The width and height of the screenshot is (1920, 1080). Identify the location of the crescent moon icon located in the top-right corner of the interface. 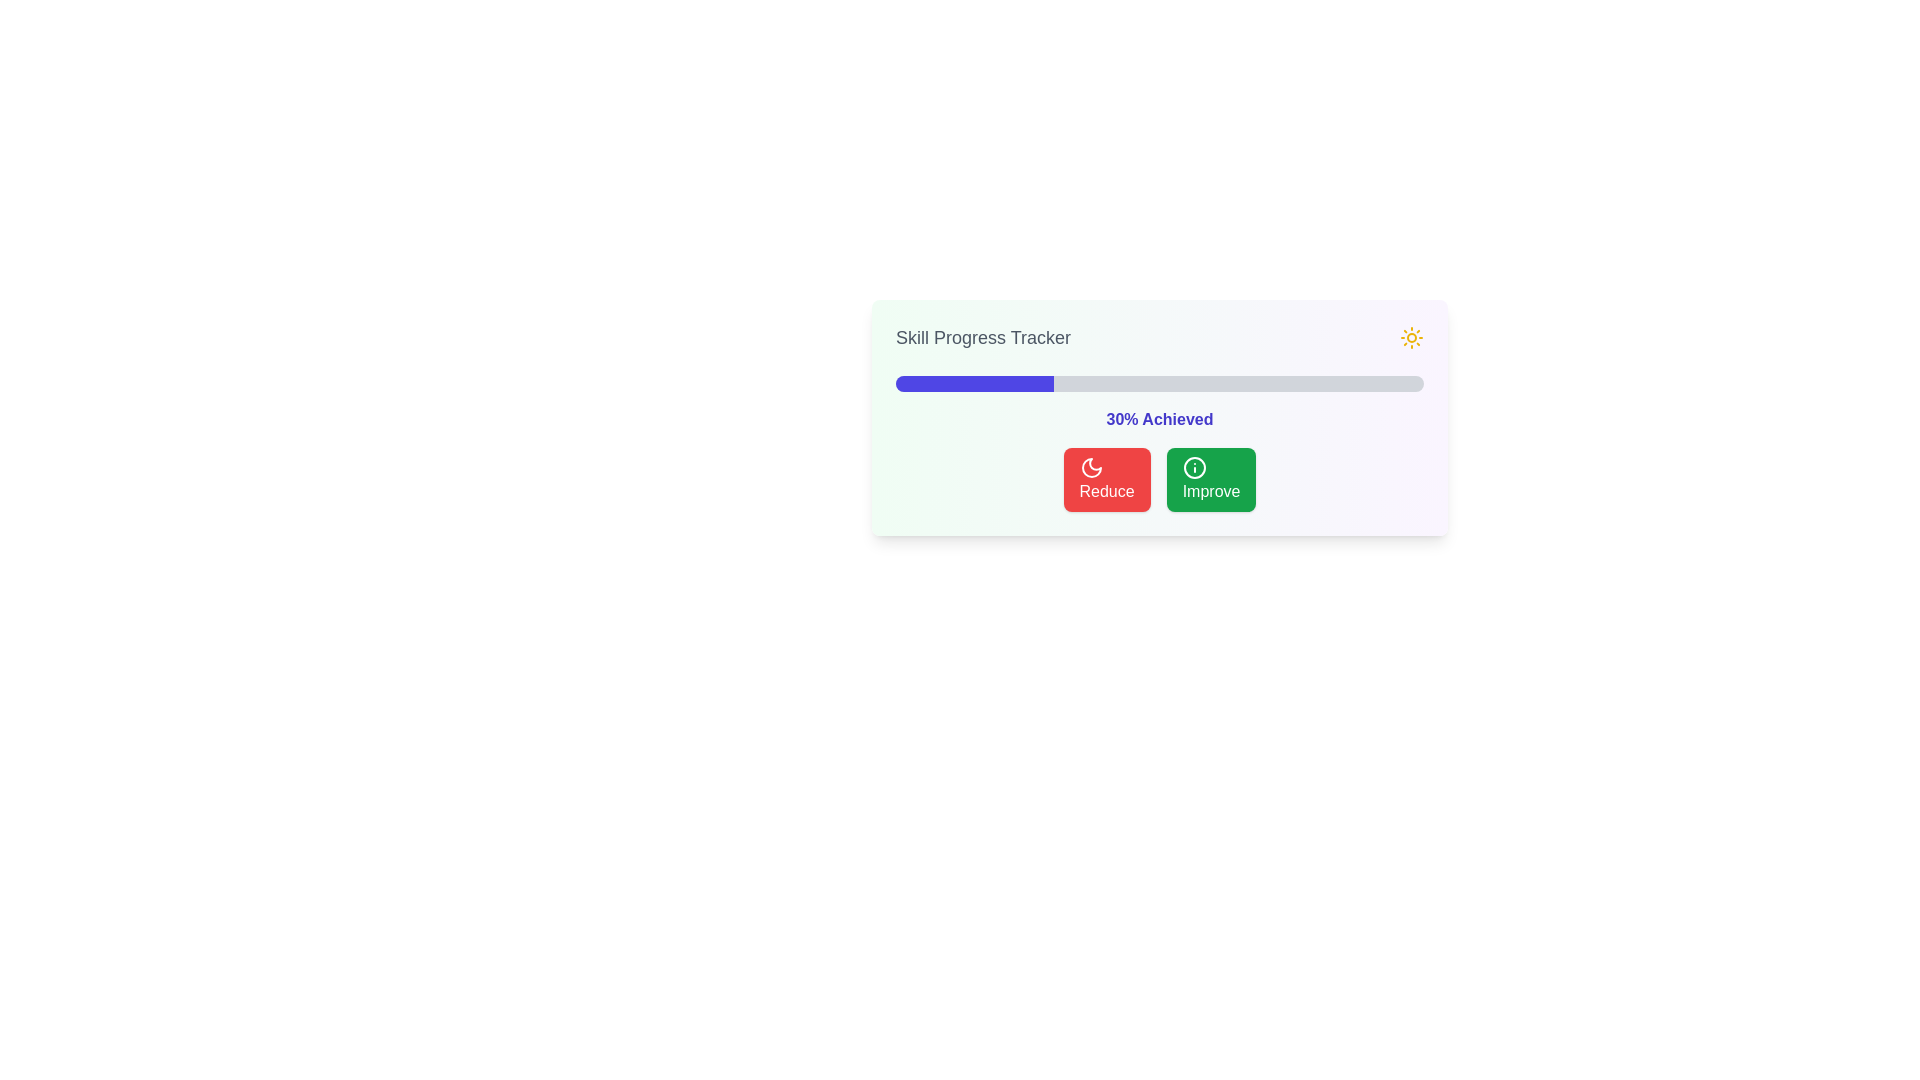
(1090, 467).